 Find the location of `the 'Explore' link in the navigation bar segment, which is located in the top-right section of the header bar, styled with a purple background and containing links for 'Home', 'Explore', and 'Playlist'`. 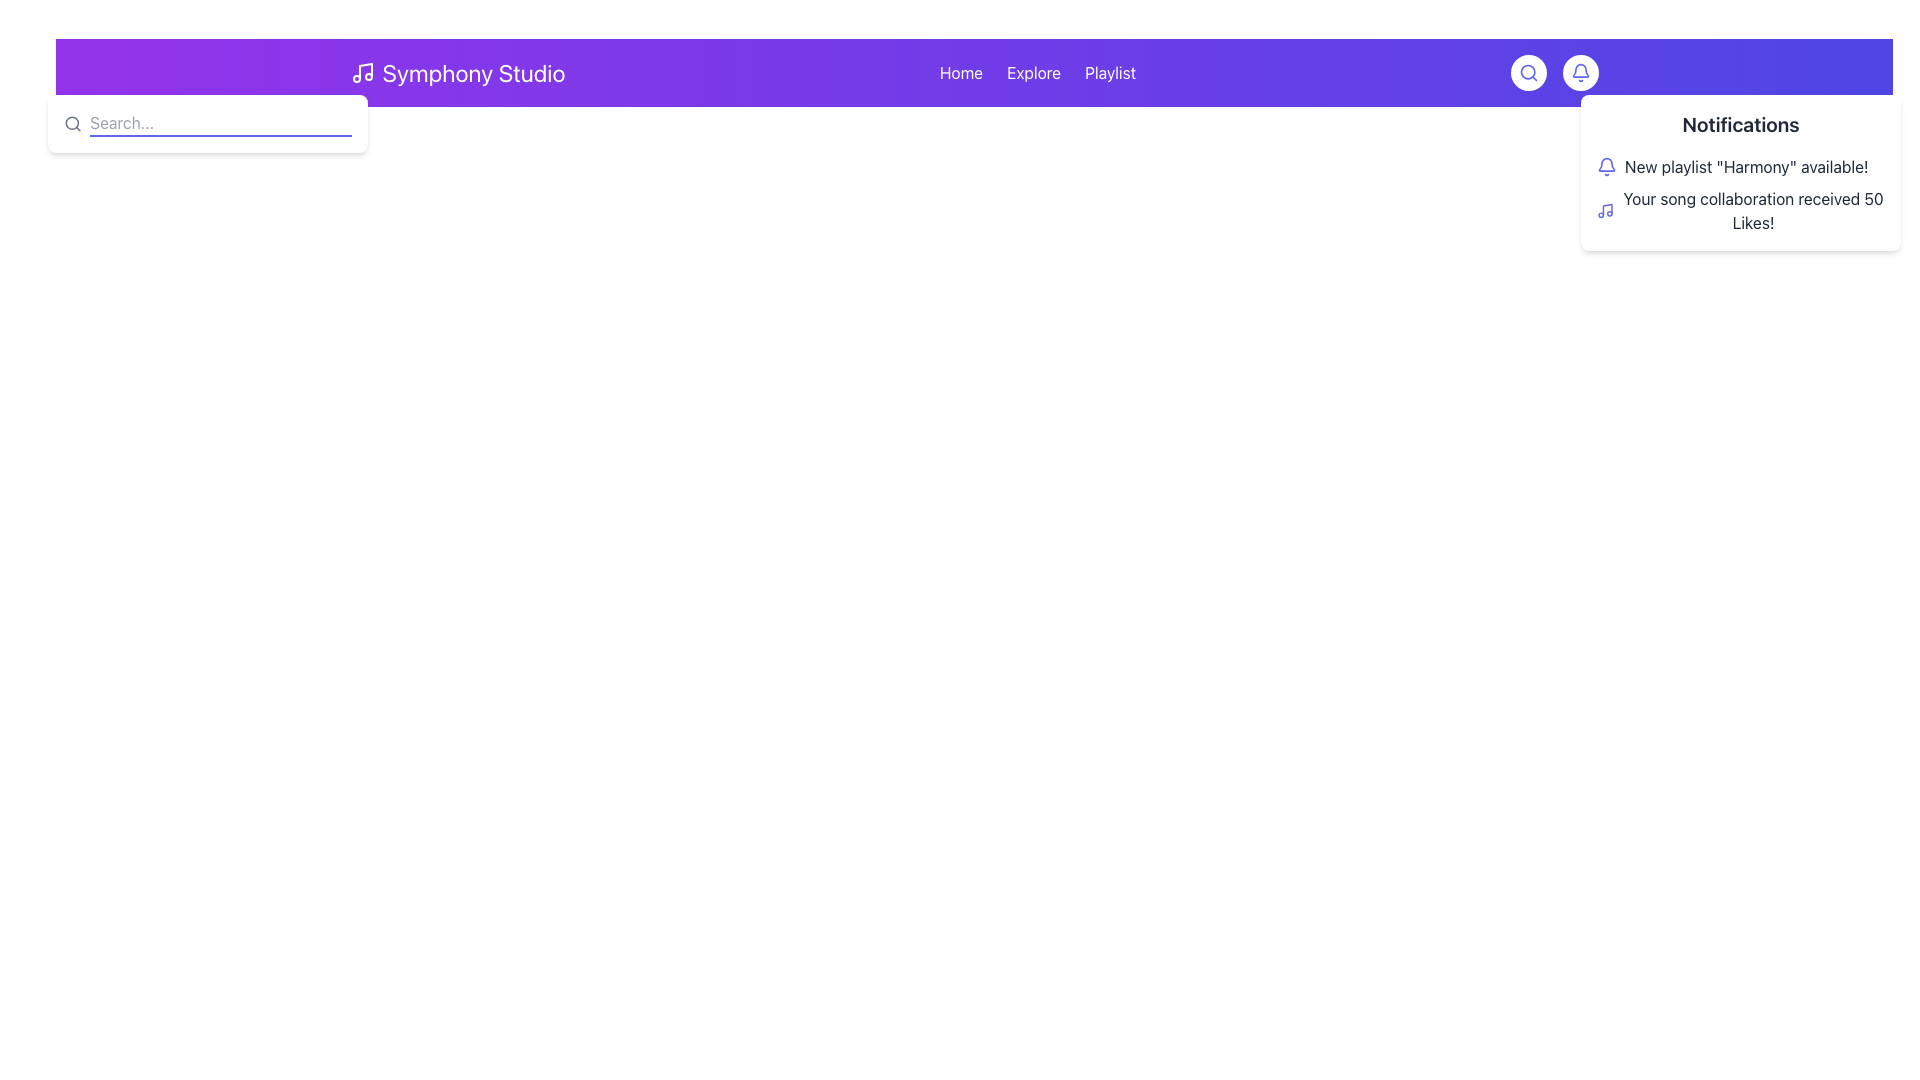

the 'Explore' link in the navigation bar segment, which is located in the top-right section of the header bar, styled with a purple background and containing links for 'Home', 'Explore', and 'Playlist' is located at coordinates (1037, 72).